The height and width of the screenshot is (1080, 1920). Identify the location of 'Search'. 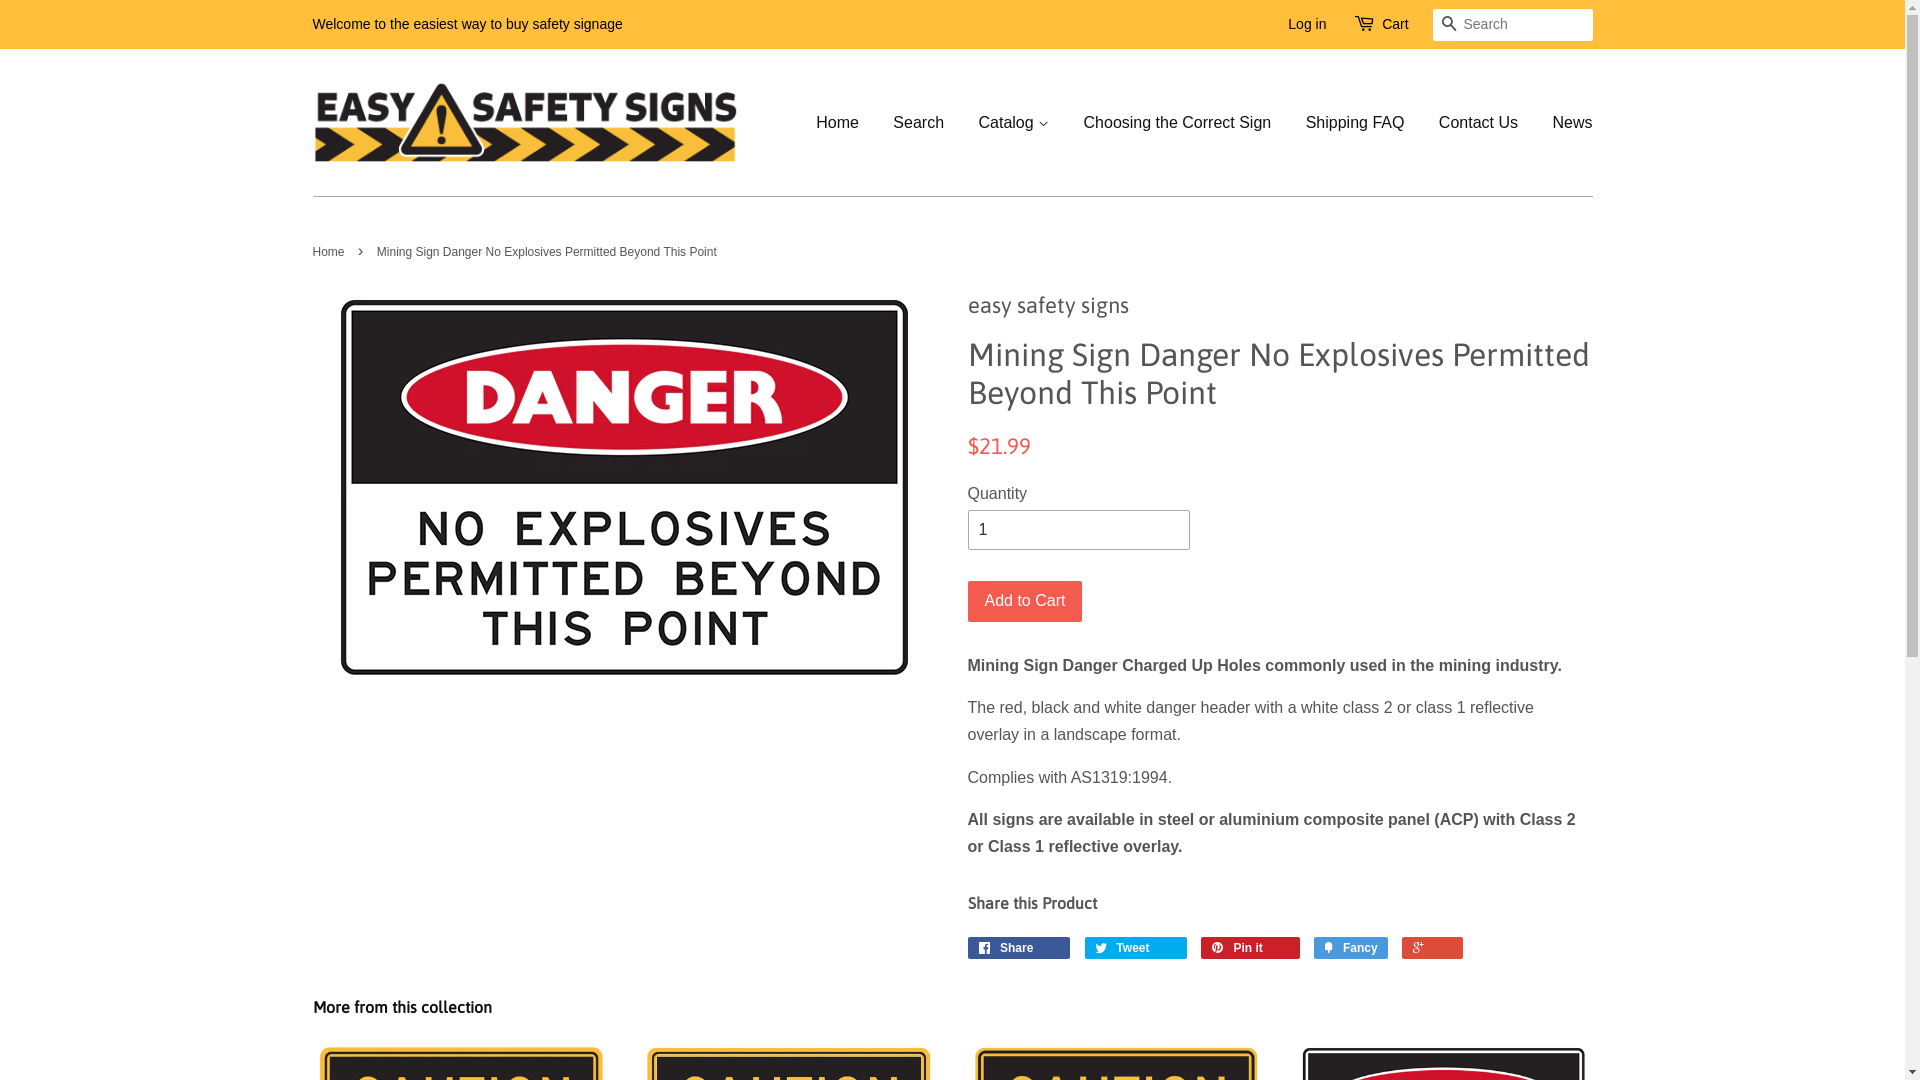
(1448, 25).